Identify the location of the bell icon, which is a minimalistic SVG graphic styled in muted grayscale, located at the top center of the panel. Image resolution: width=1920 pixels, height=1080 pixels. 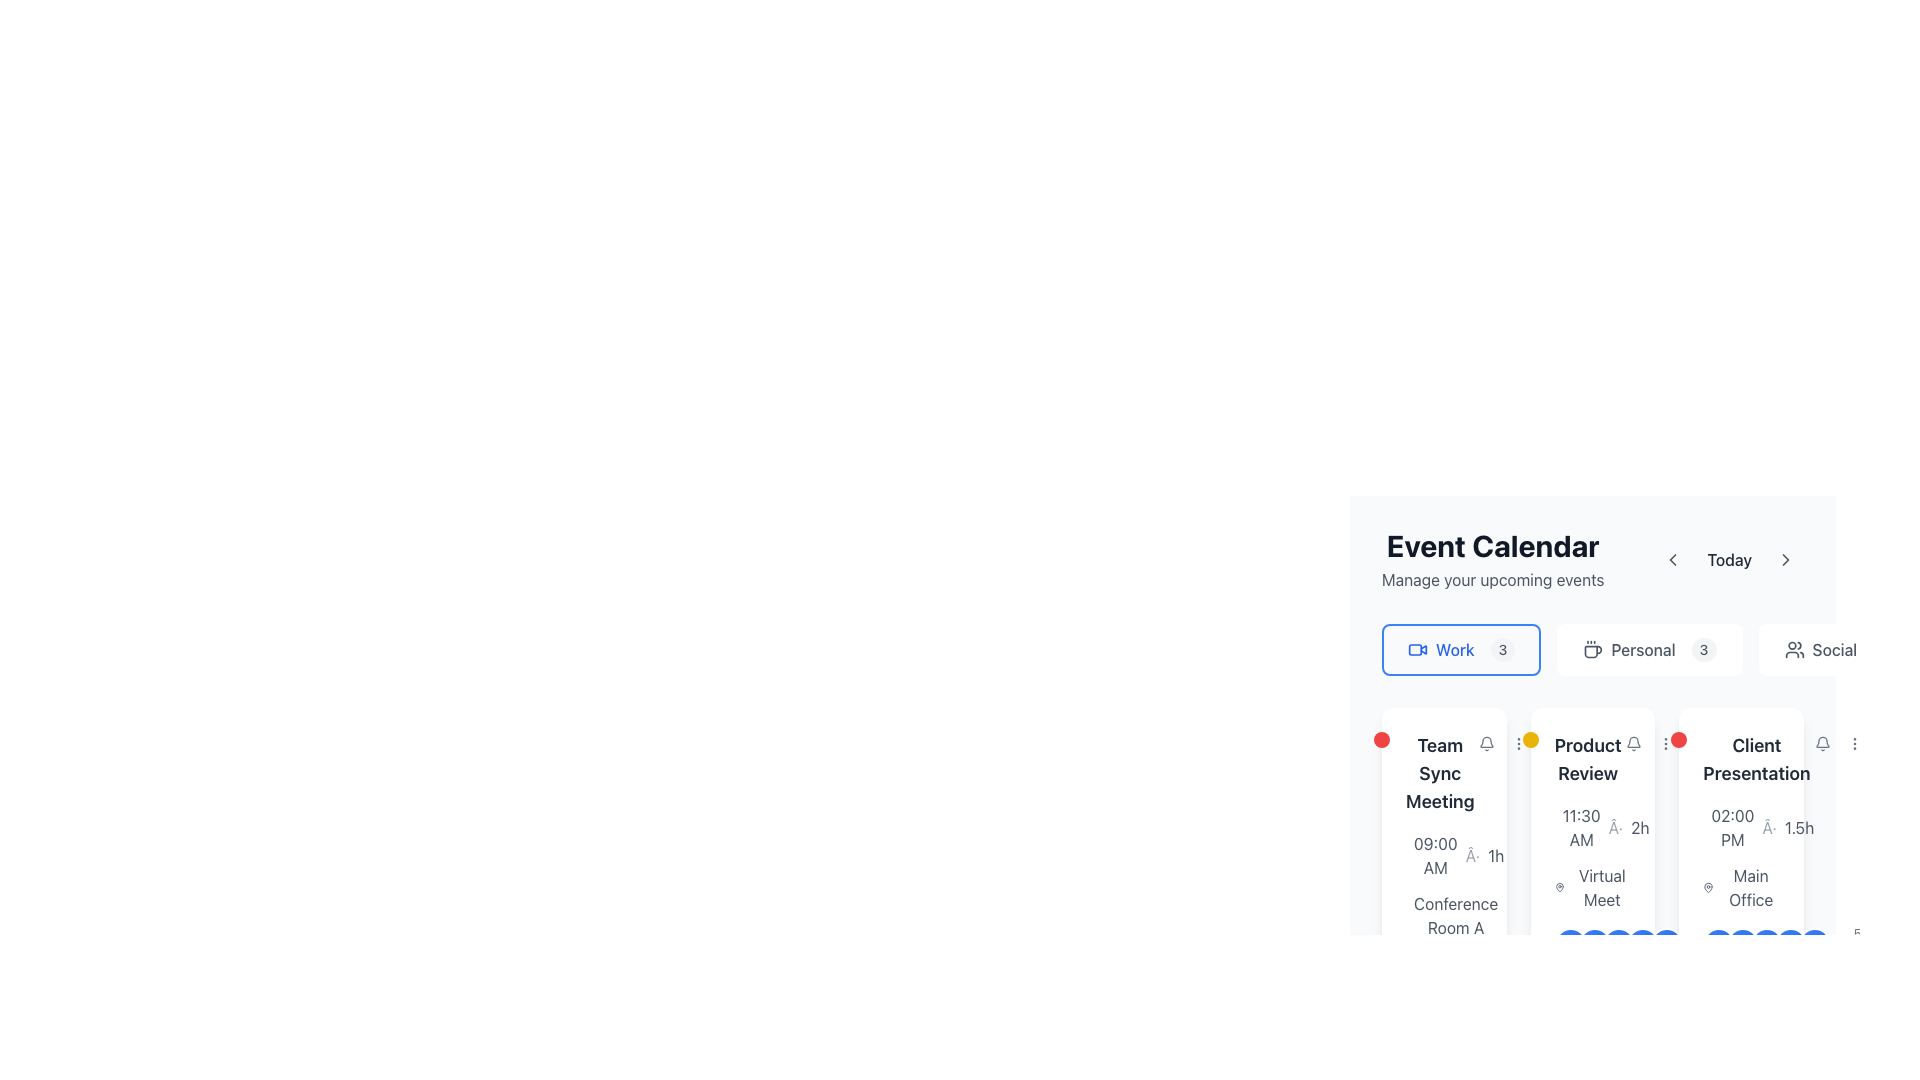
(1633, 744).